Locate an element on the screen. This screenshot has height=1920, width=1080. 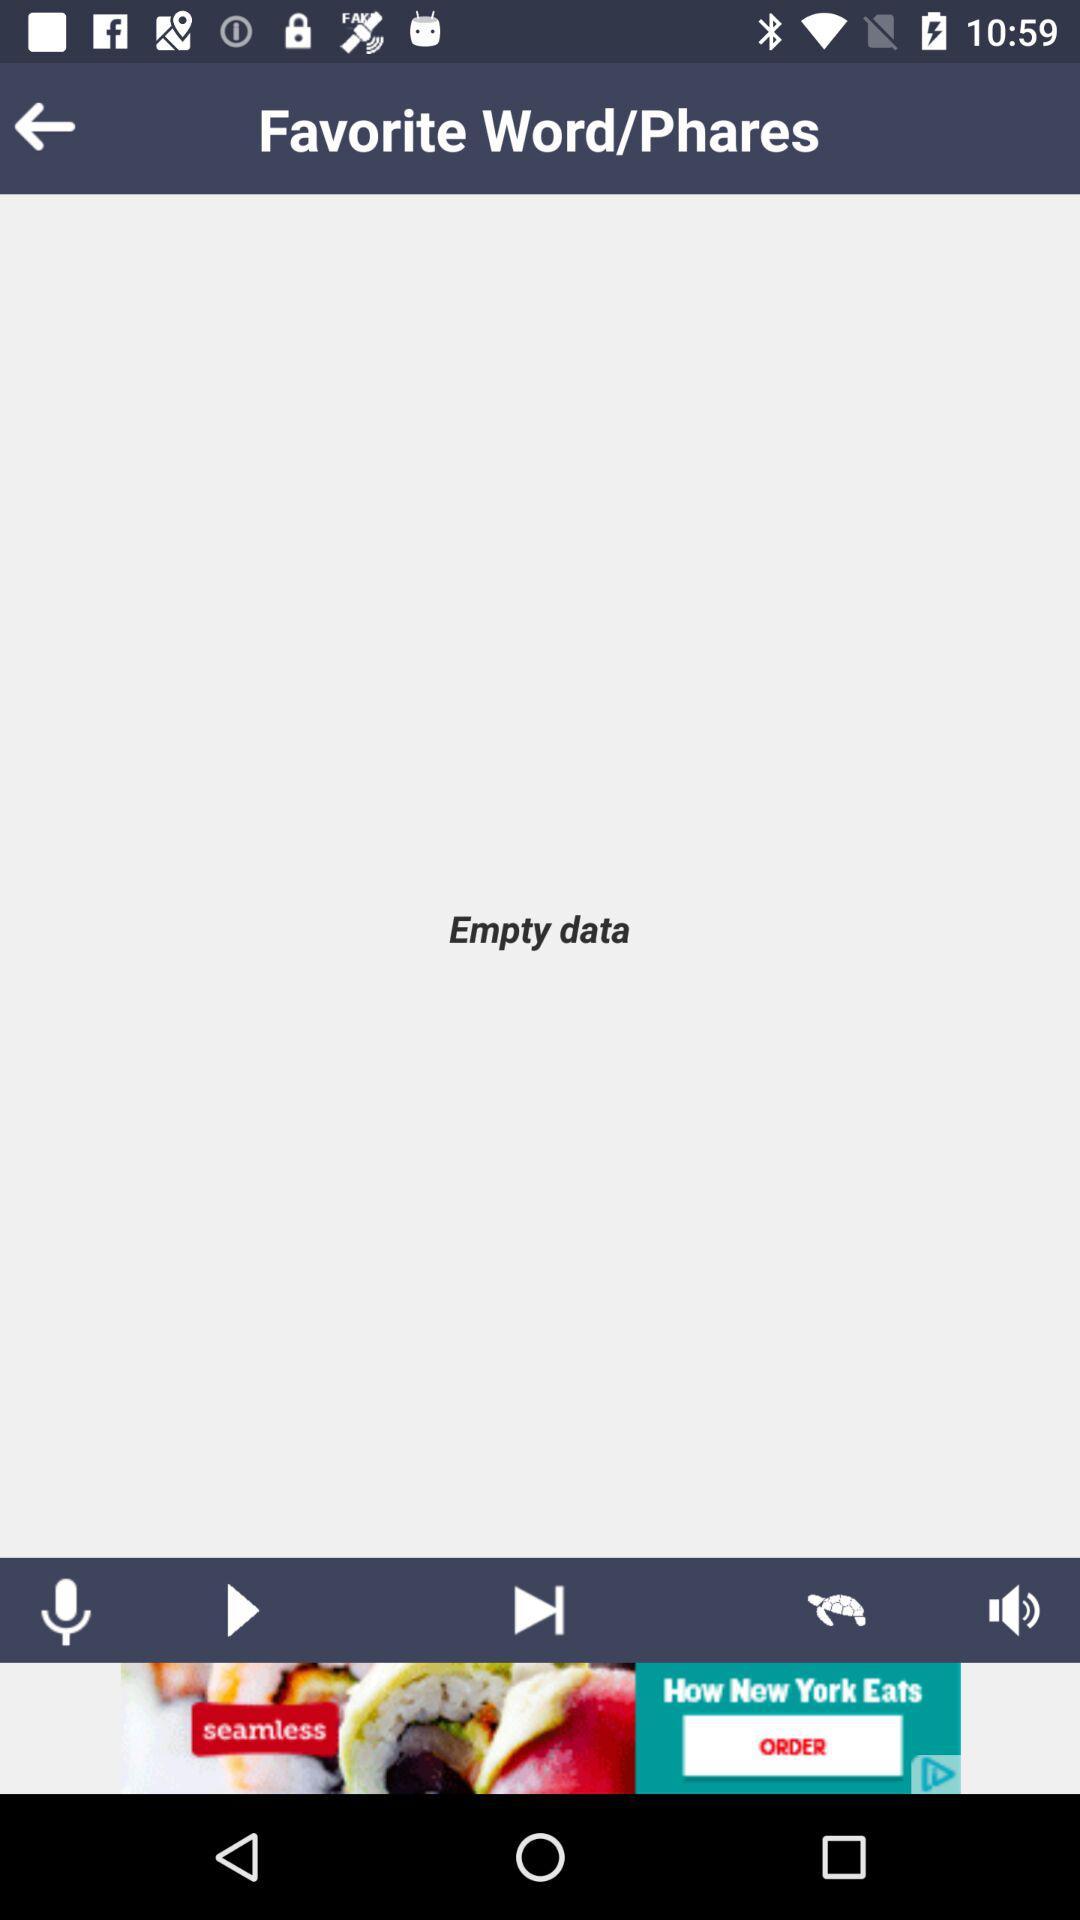
forward play is located at coordinates (538, 1610).